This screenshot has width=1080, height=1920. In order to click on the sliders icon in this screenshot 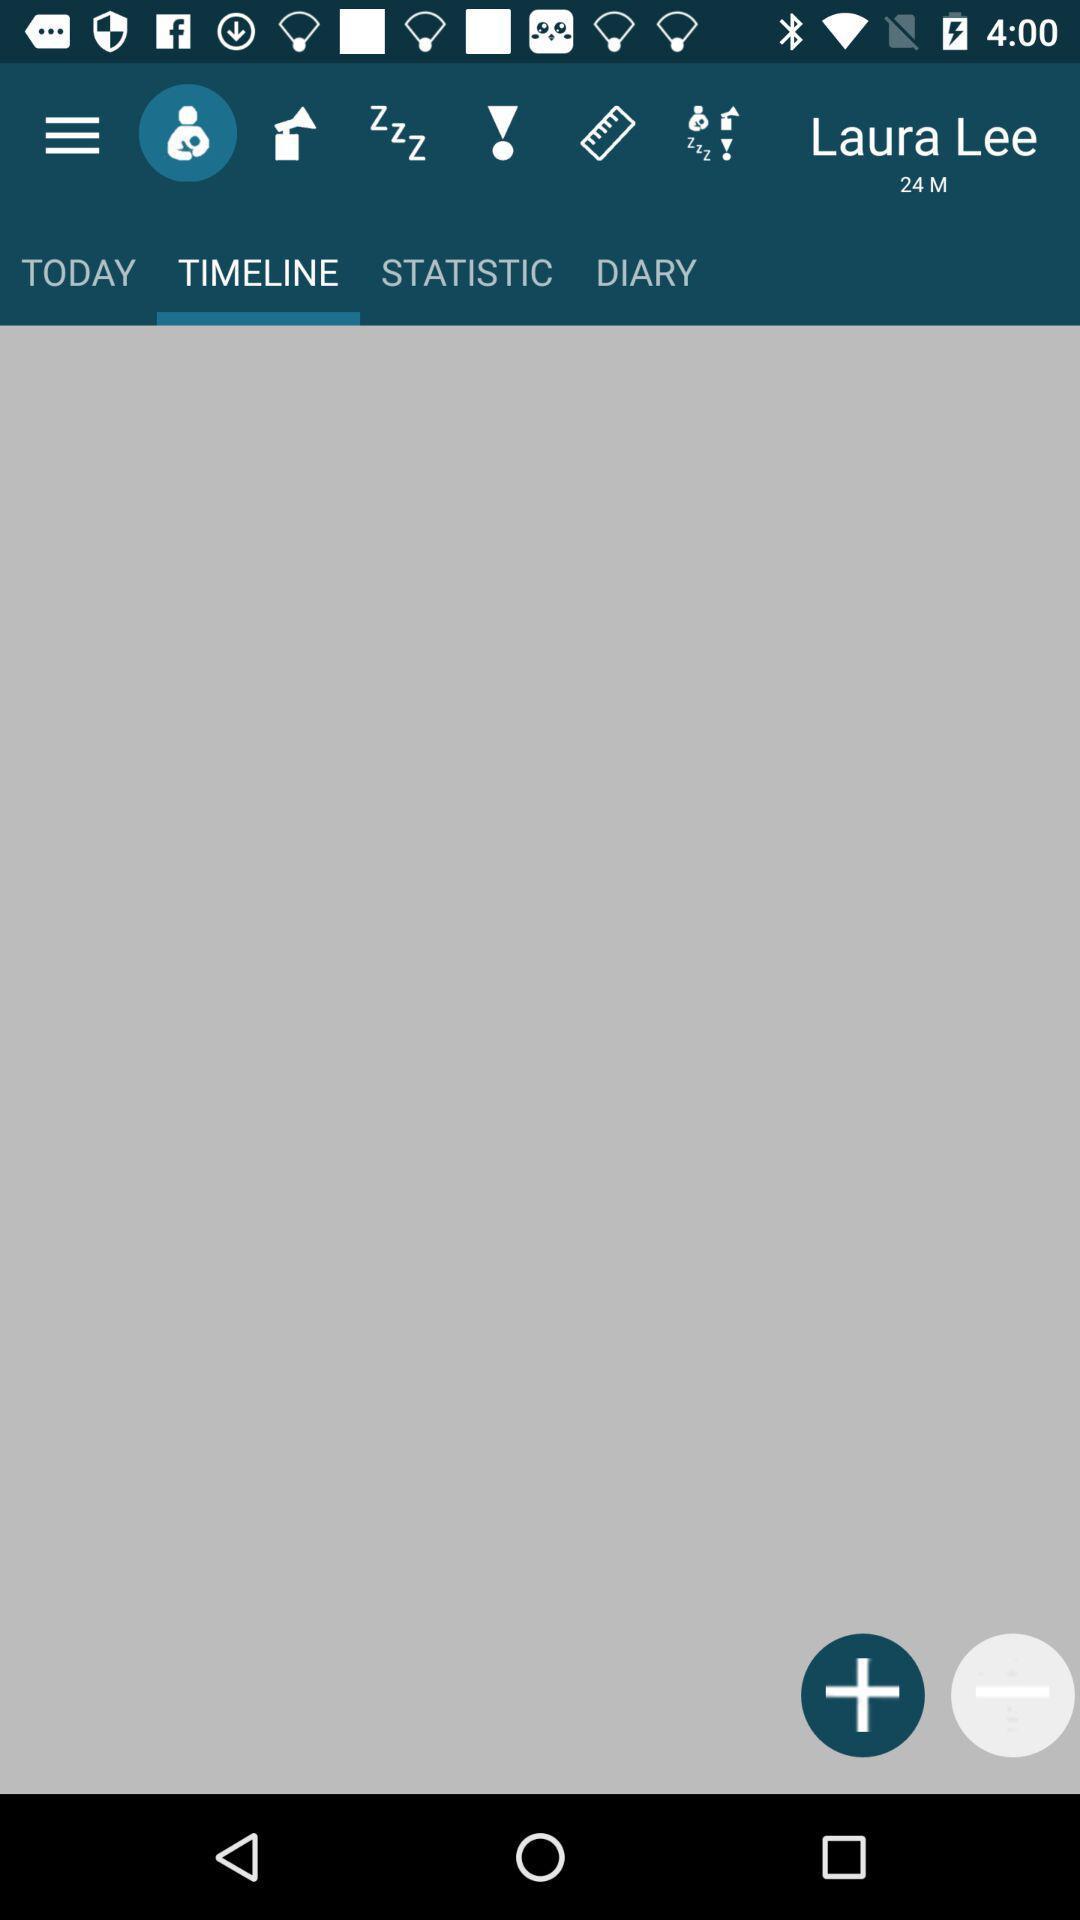, I will do `click(397, 131)`.